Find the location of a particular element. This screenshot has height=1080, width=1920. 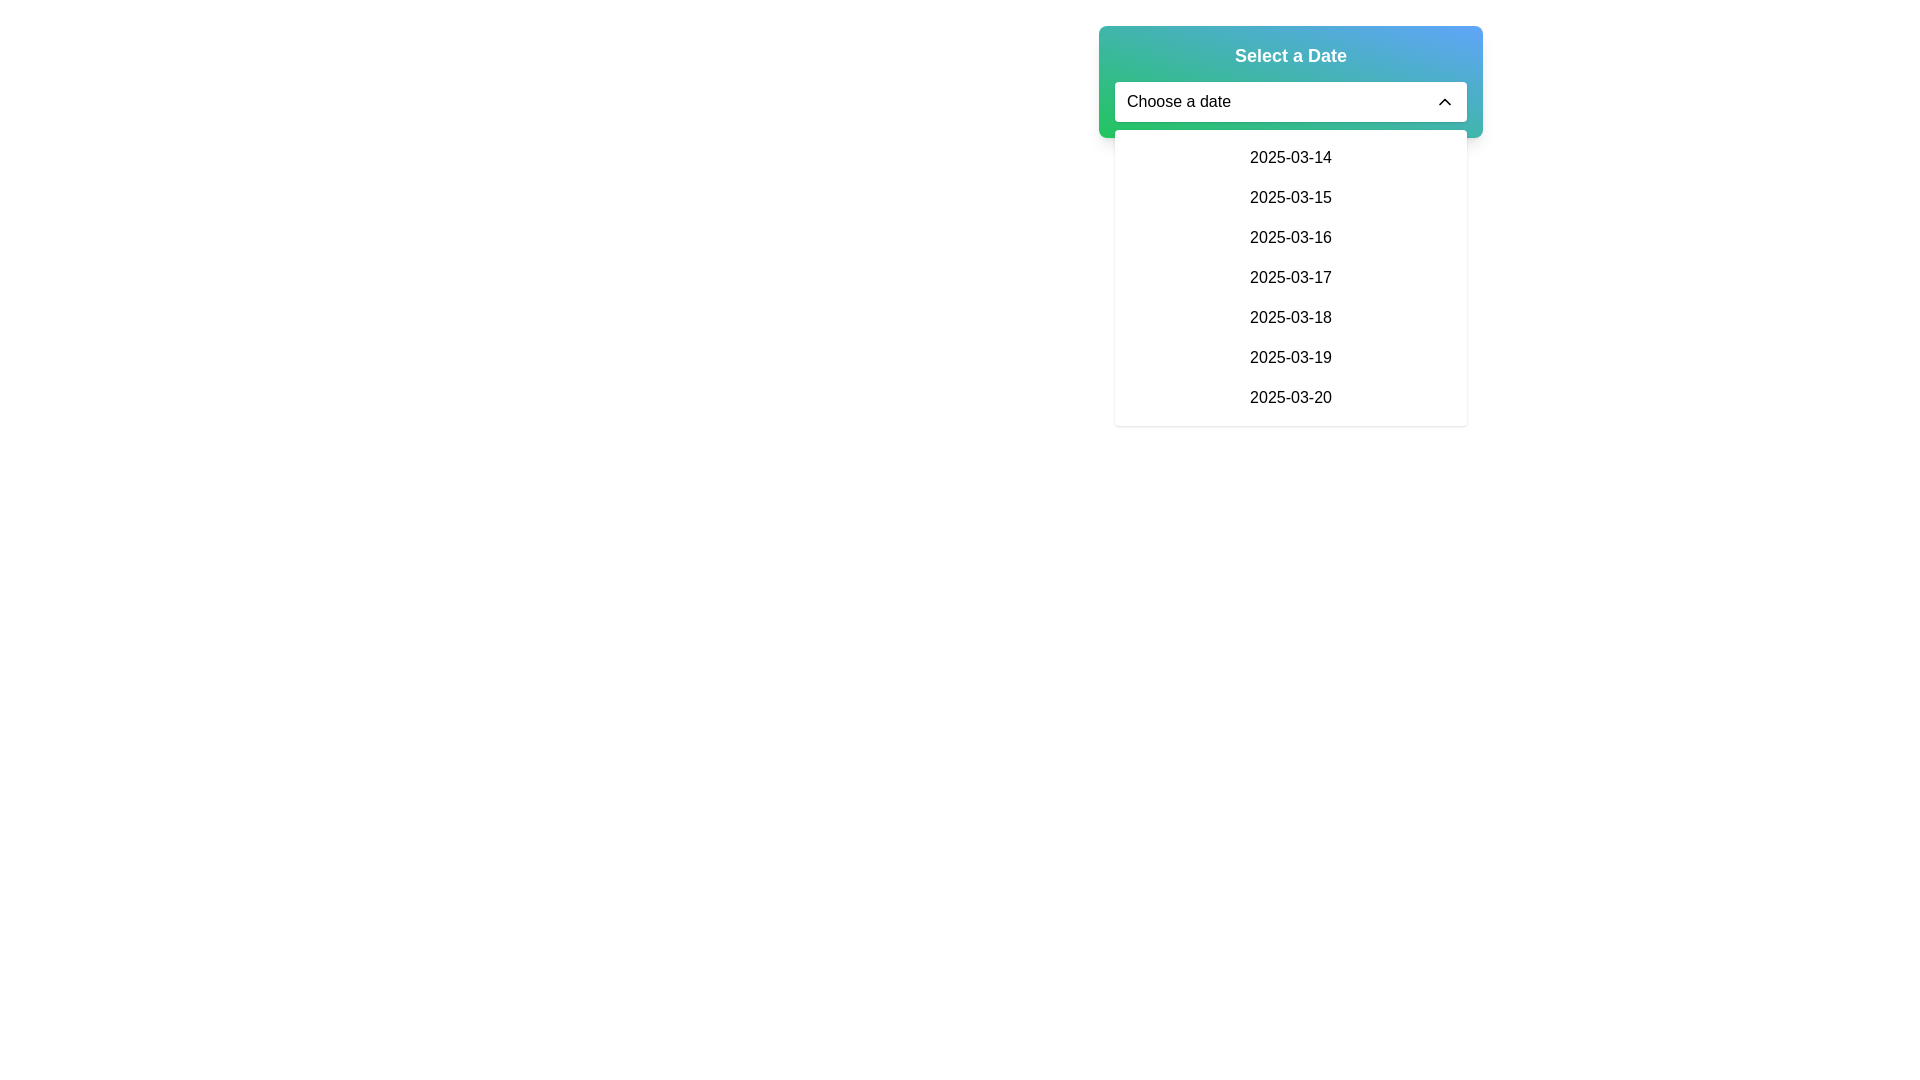

the dropdown option displaying the date '2025-03-16' is located at coordinates (1291, 237).